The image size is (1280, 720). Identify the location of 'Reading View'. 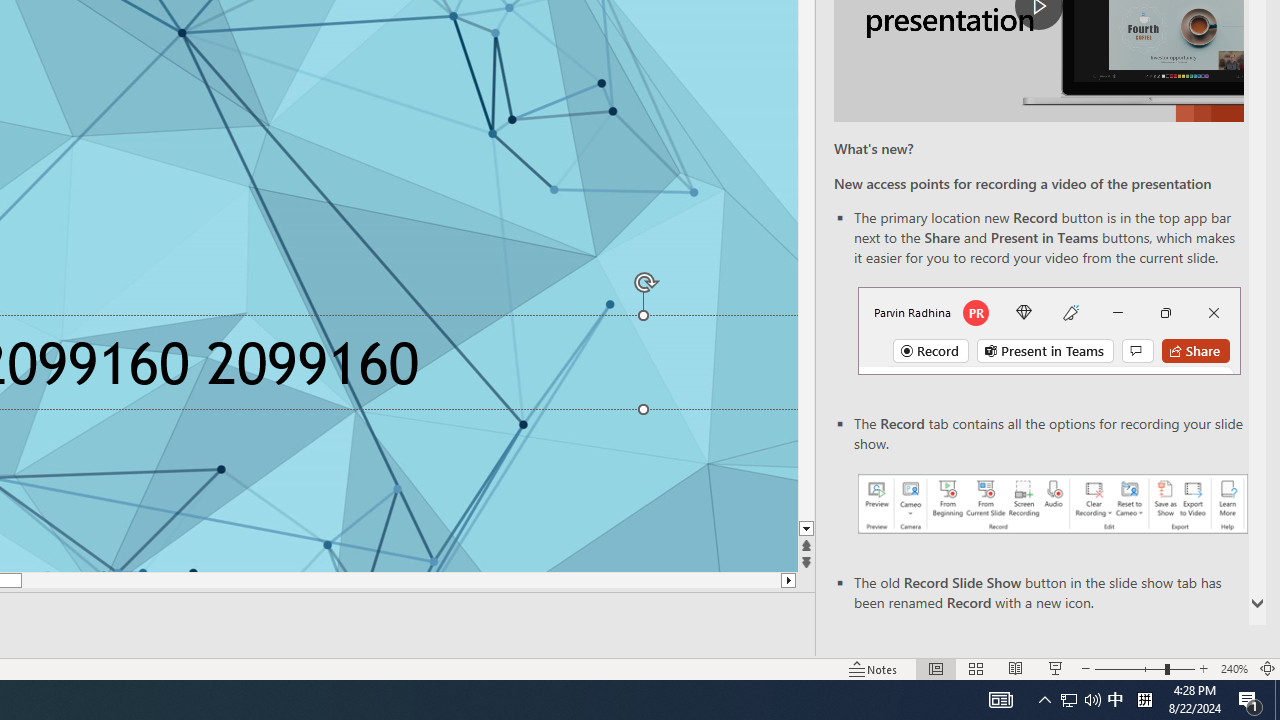
(1015, 669).